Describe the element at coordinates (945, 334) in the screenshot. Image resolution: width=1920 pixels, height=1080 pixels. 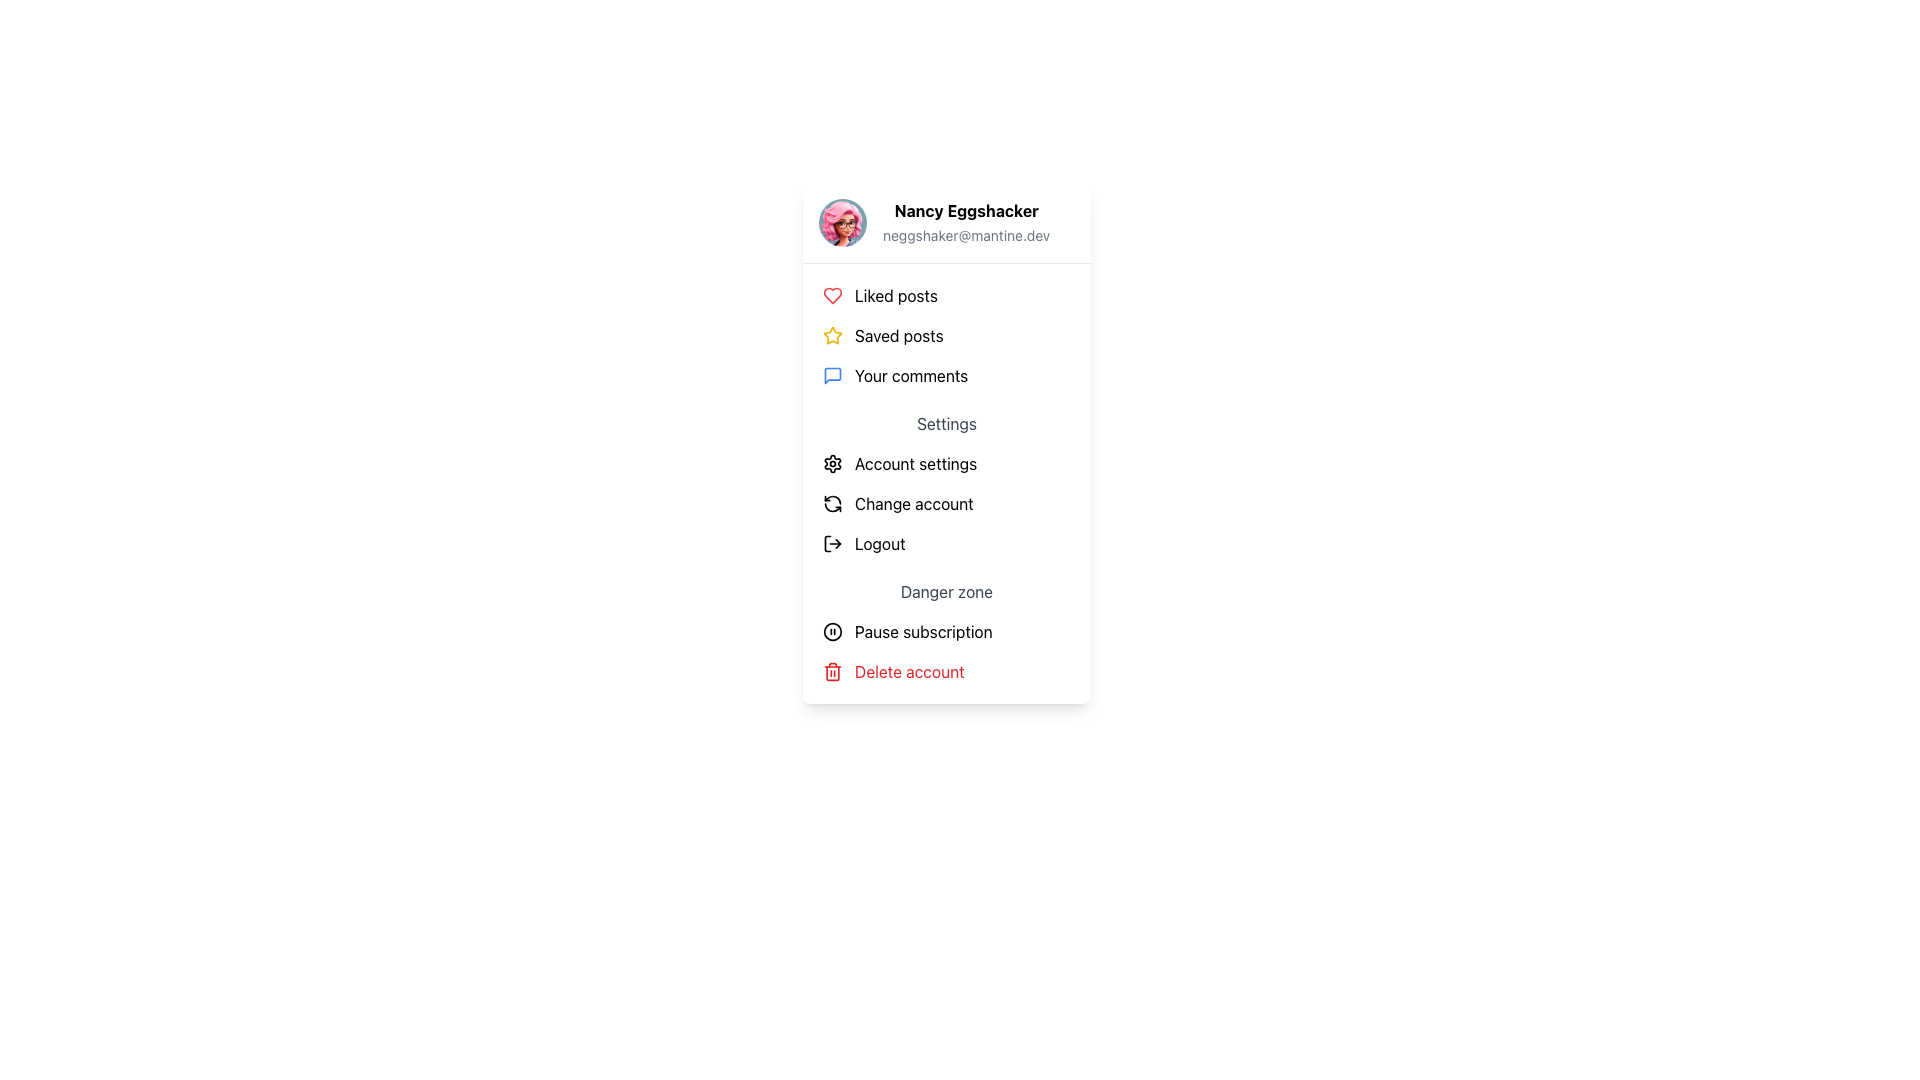
I see `the second menu option for accessing saved posts, located under the user profile section` at that location.